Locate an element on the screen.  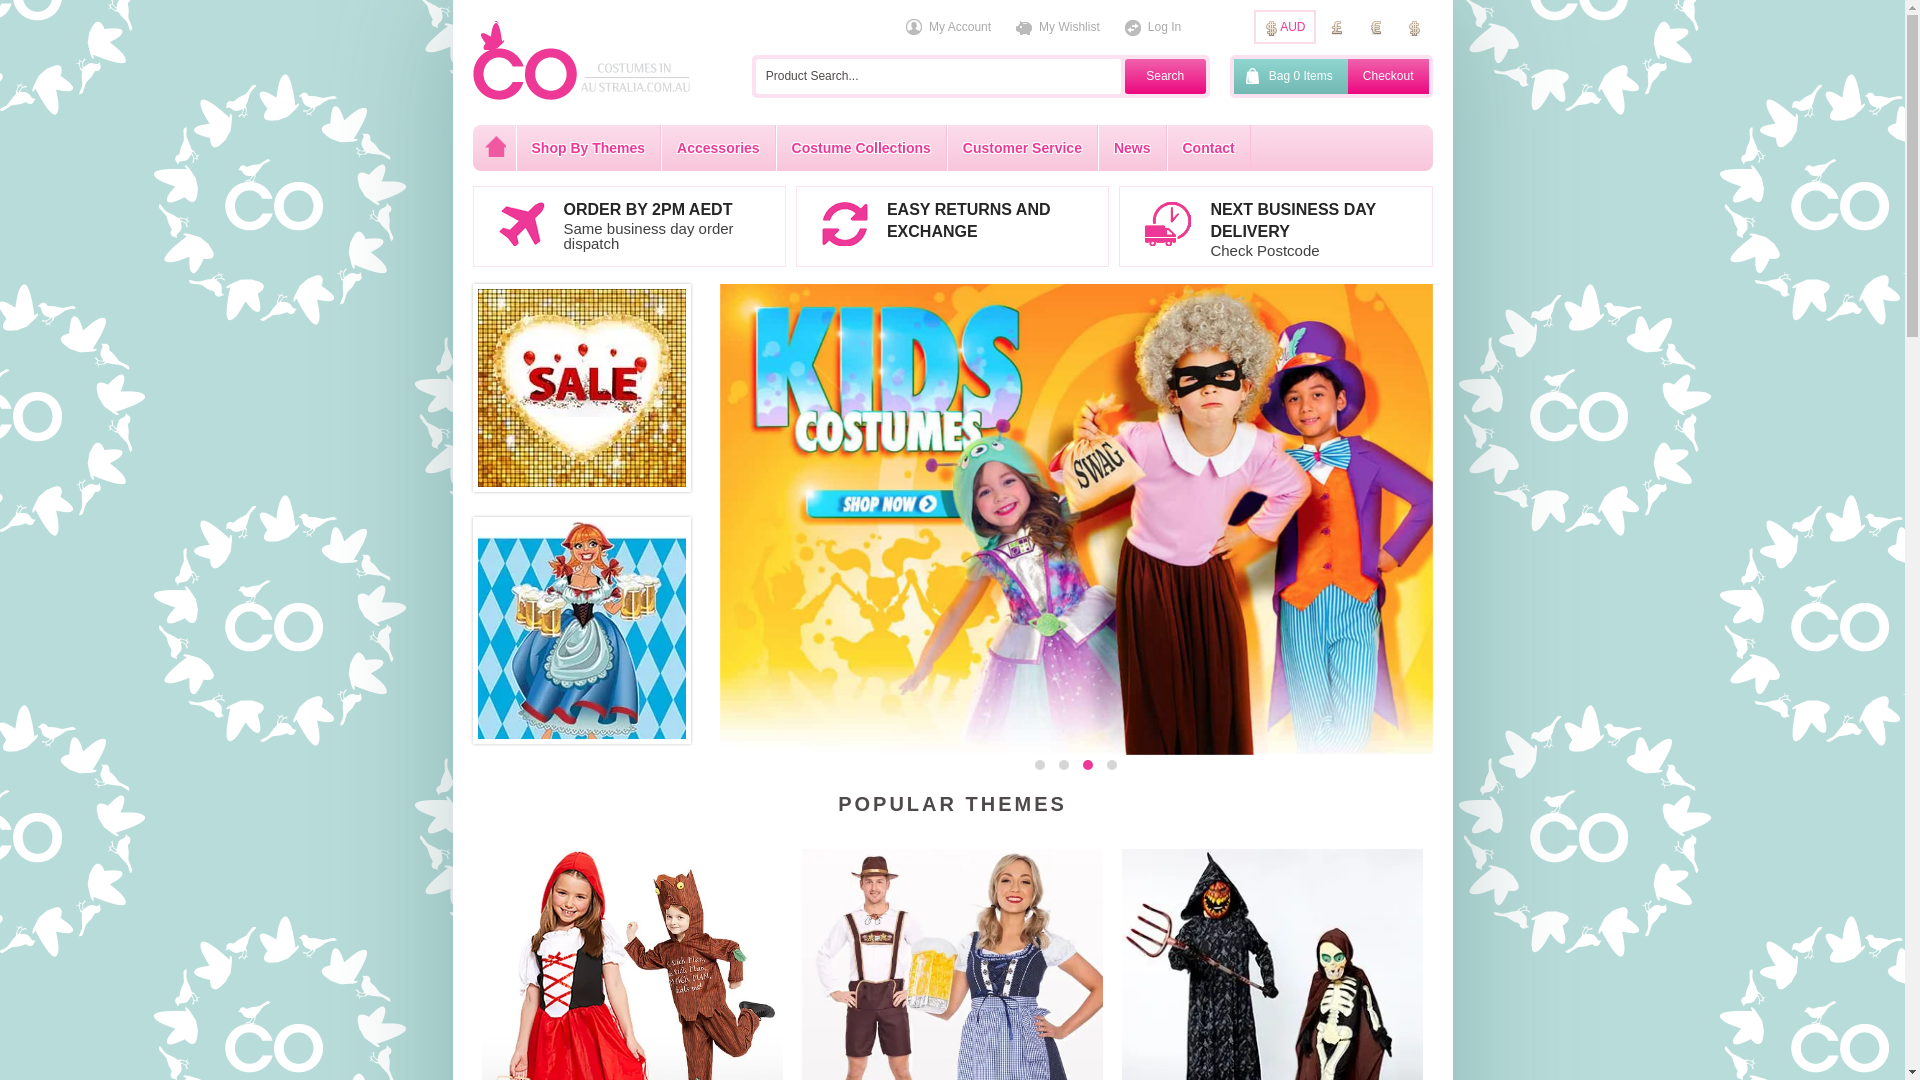
'Contact' is located at coordinates (1166, 146).